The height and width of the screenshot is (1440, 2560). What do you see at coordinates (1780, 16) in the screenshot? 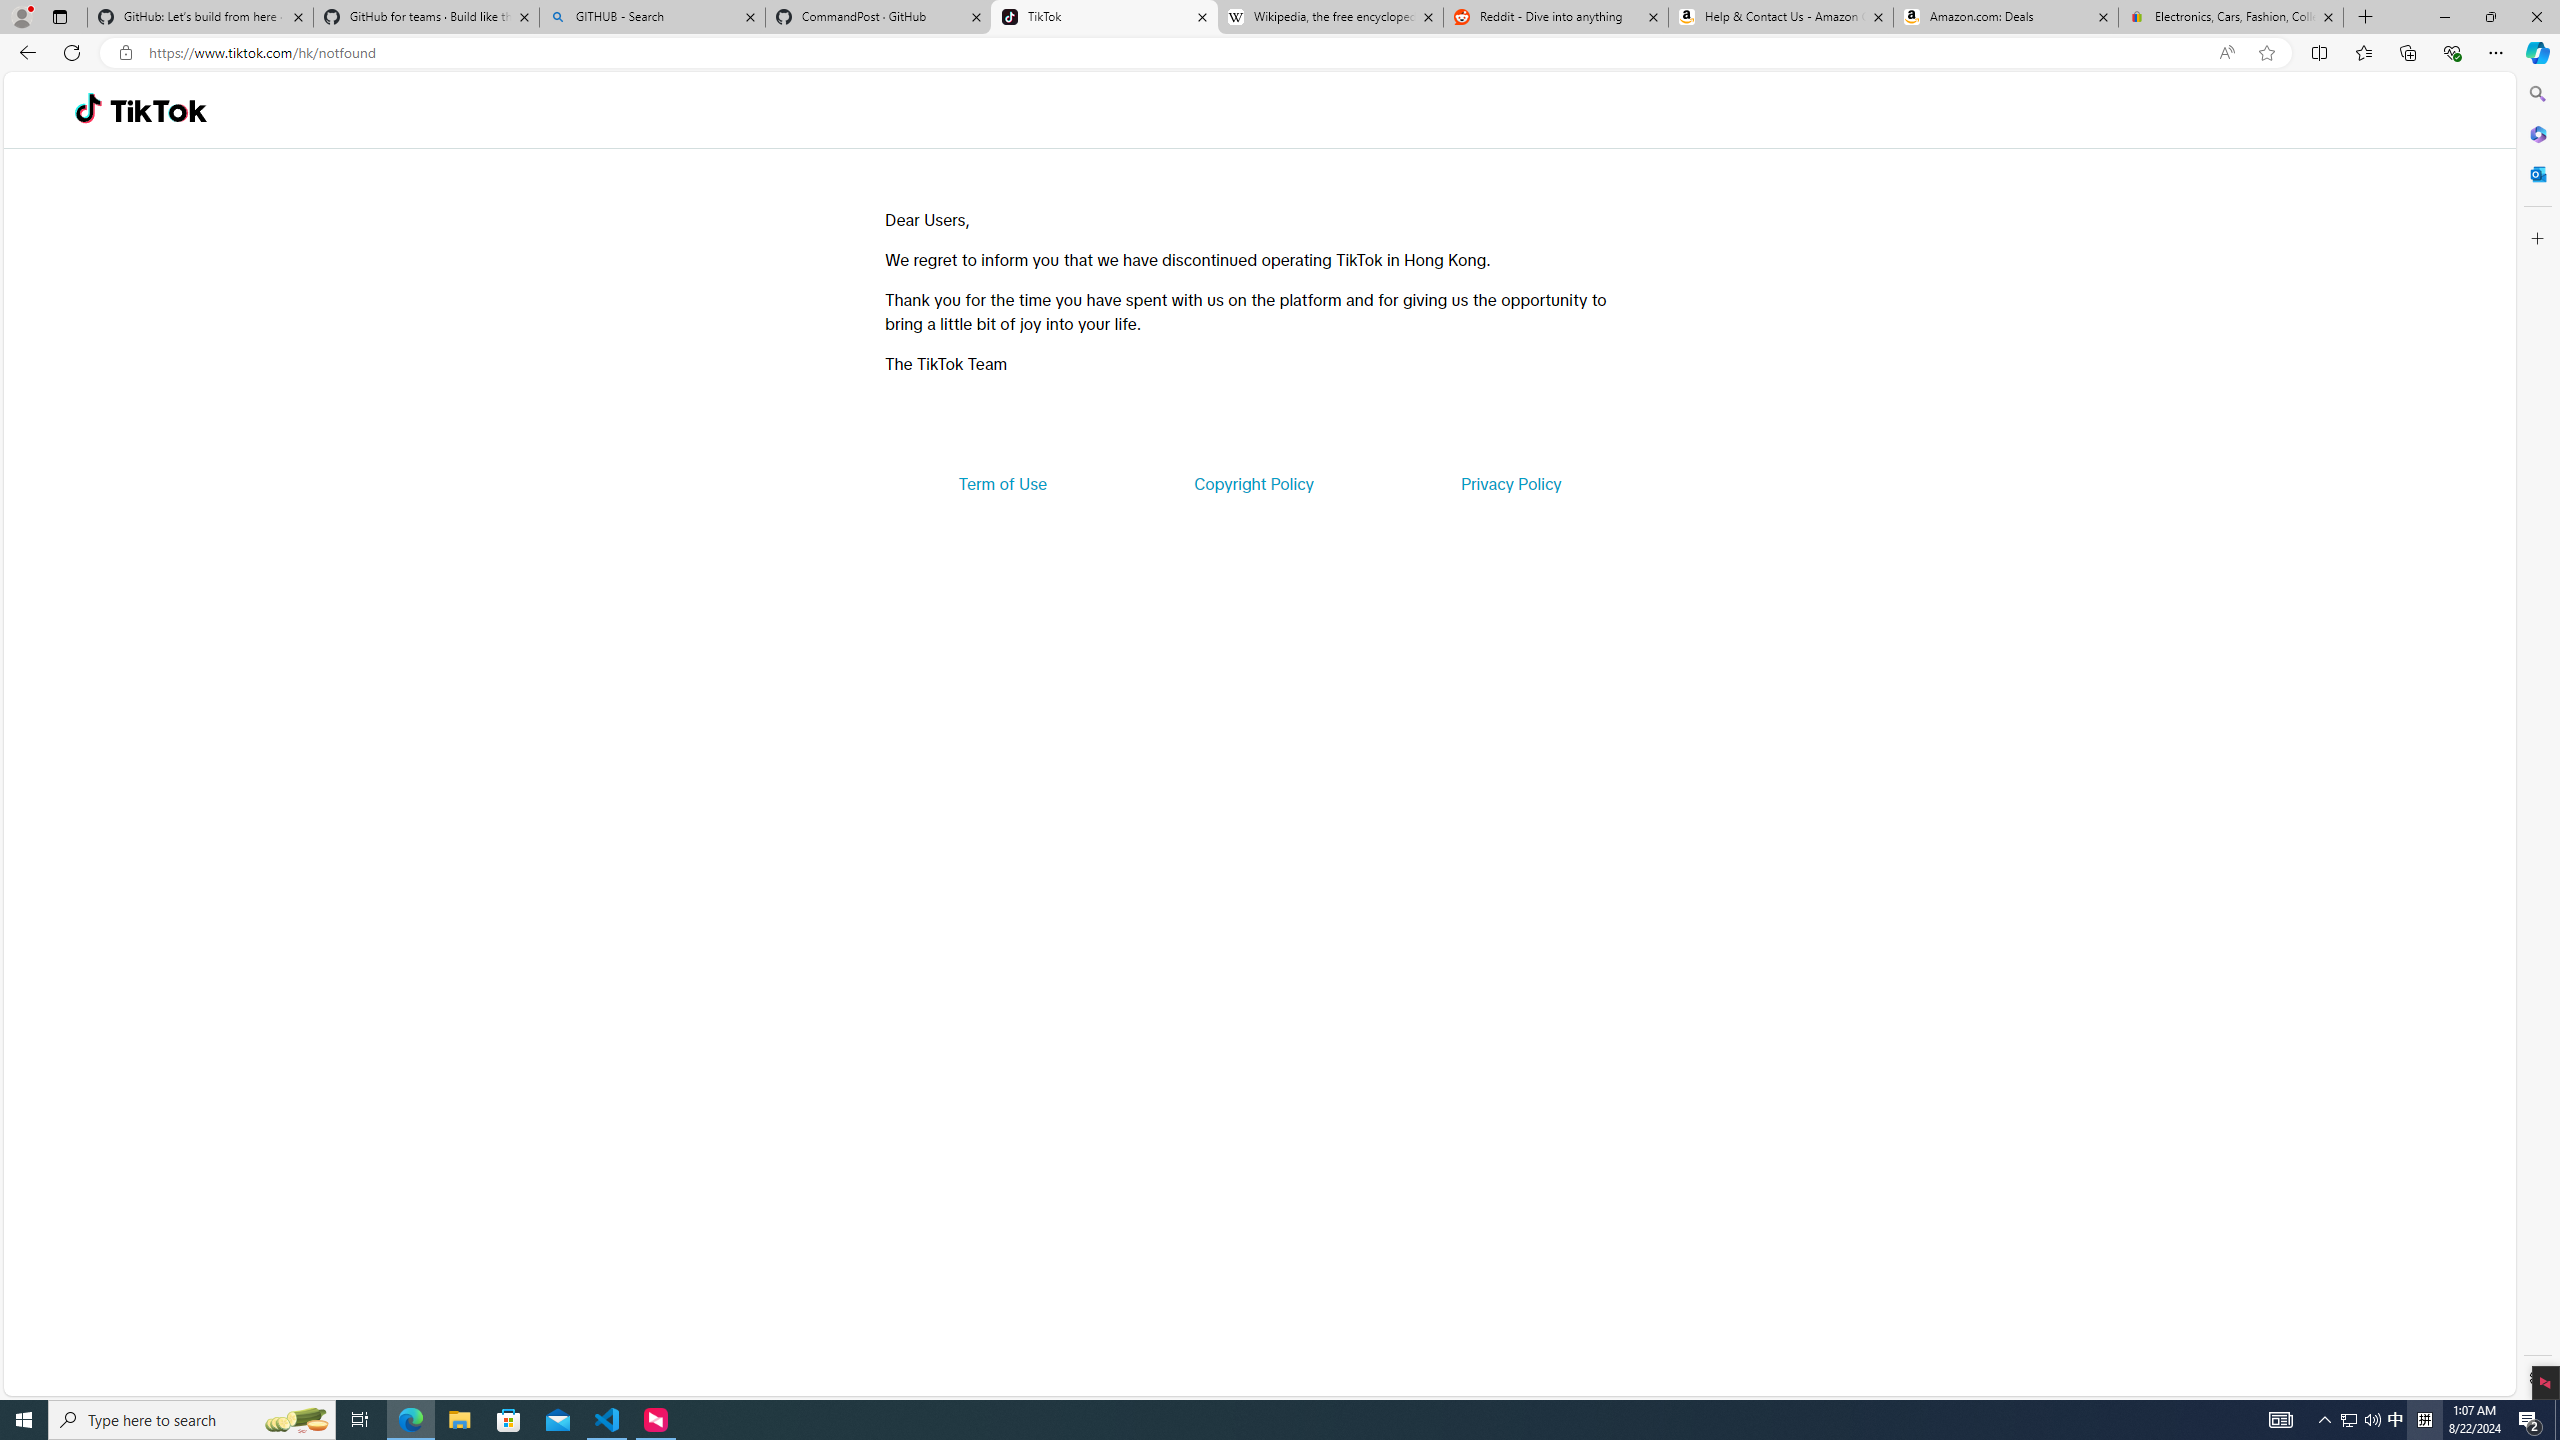
I see `'Help & Contact Us - Amazon Customer Service'` at bounding box center [1780, 16].